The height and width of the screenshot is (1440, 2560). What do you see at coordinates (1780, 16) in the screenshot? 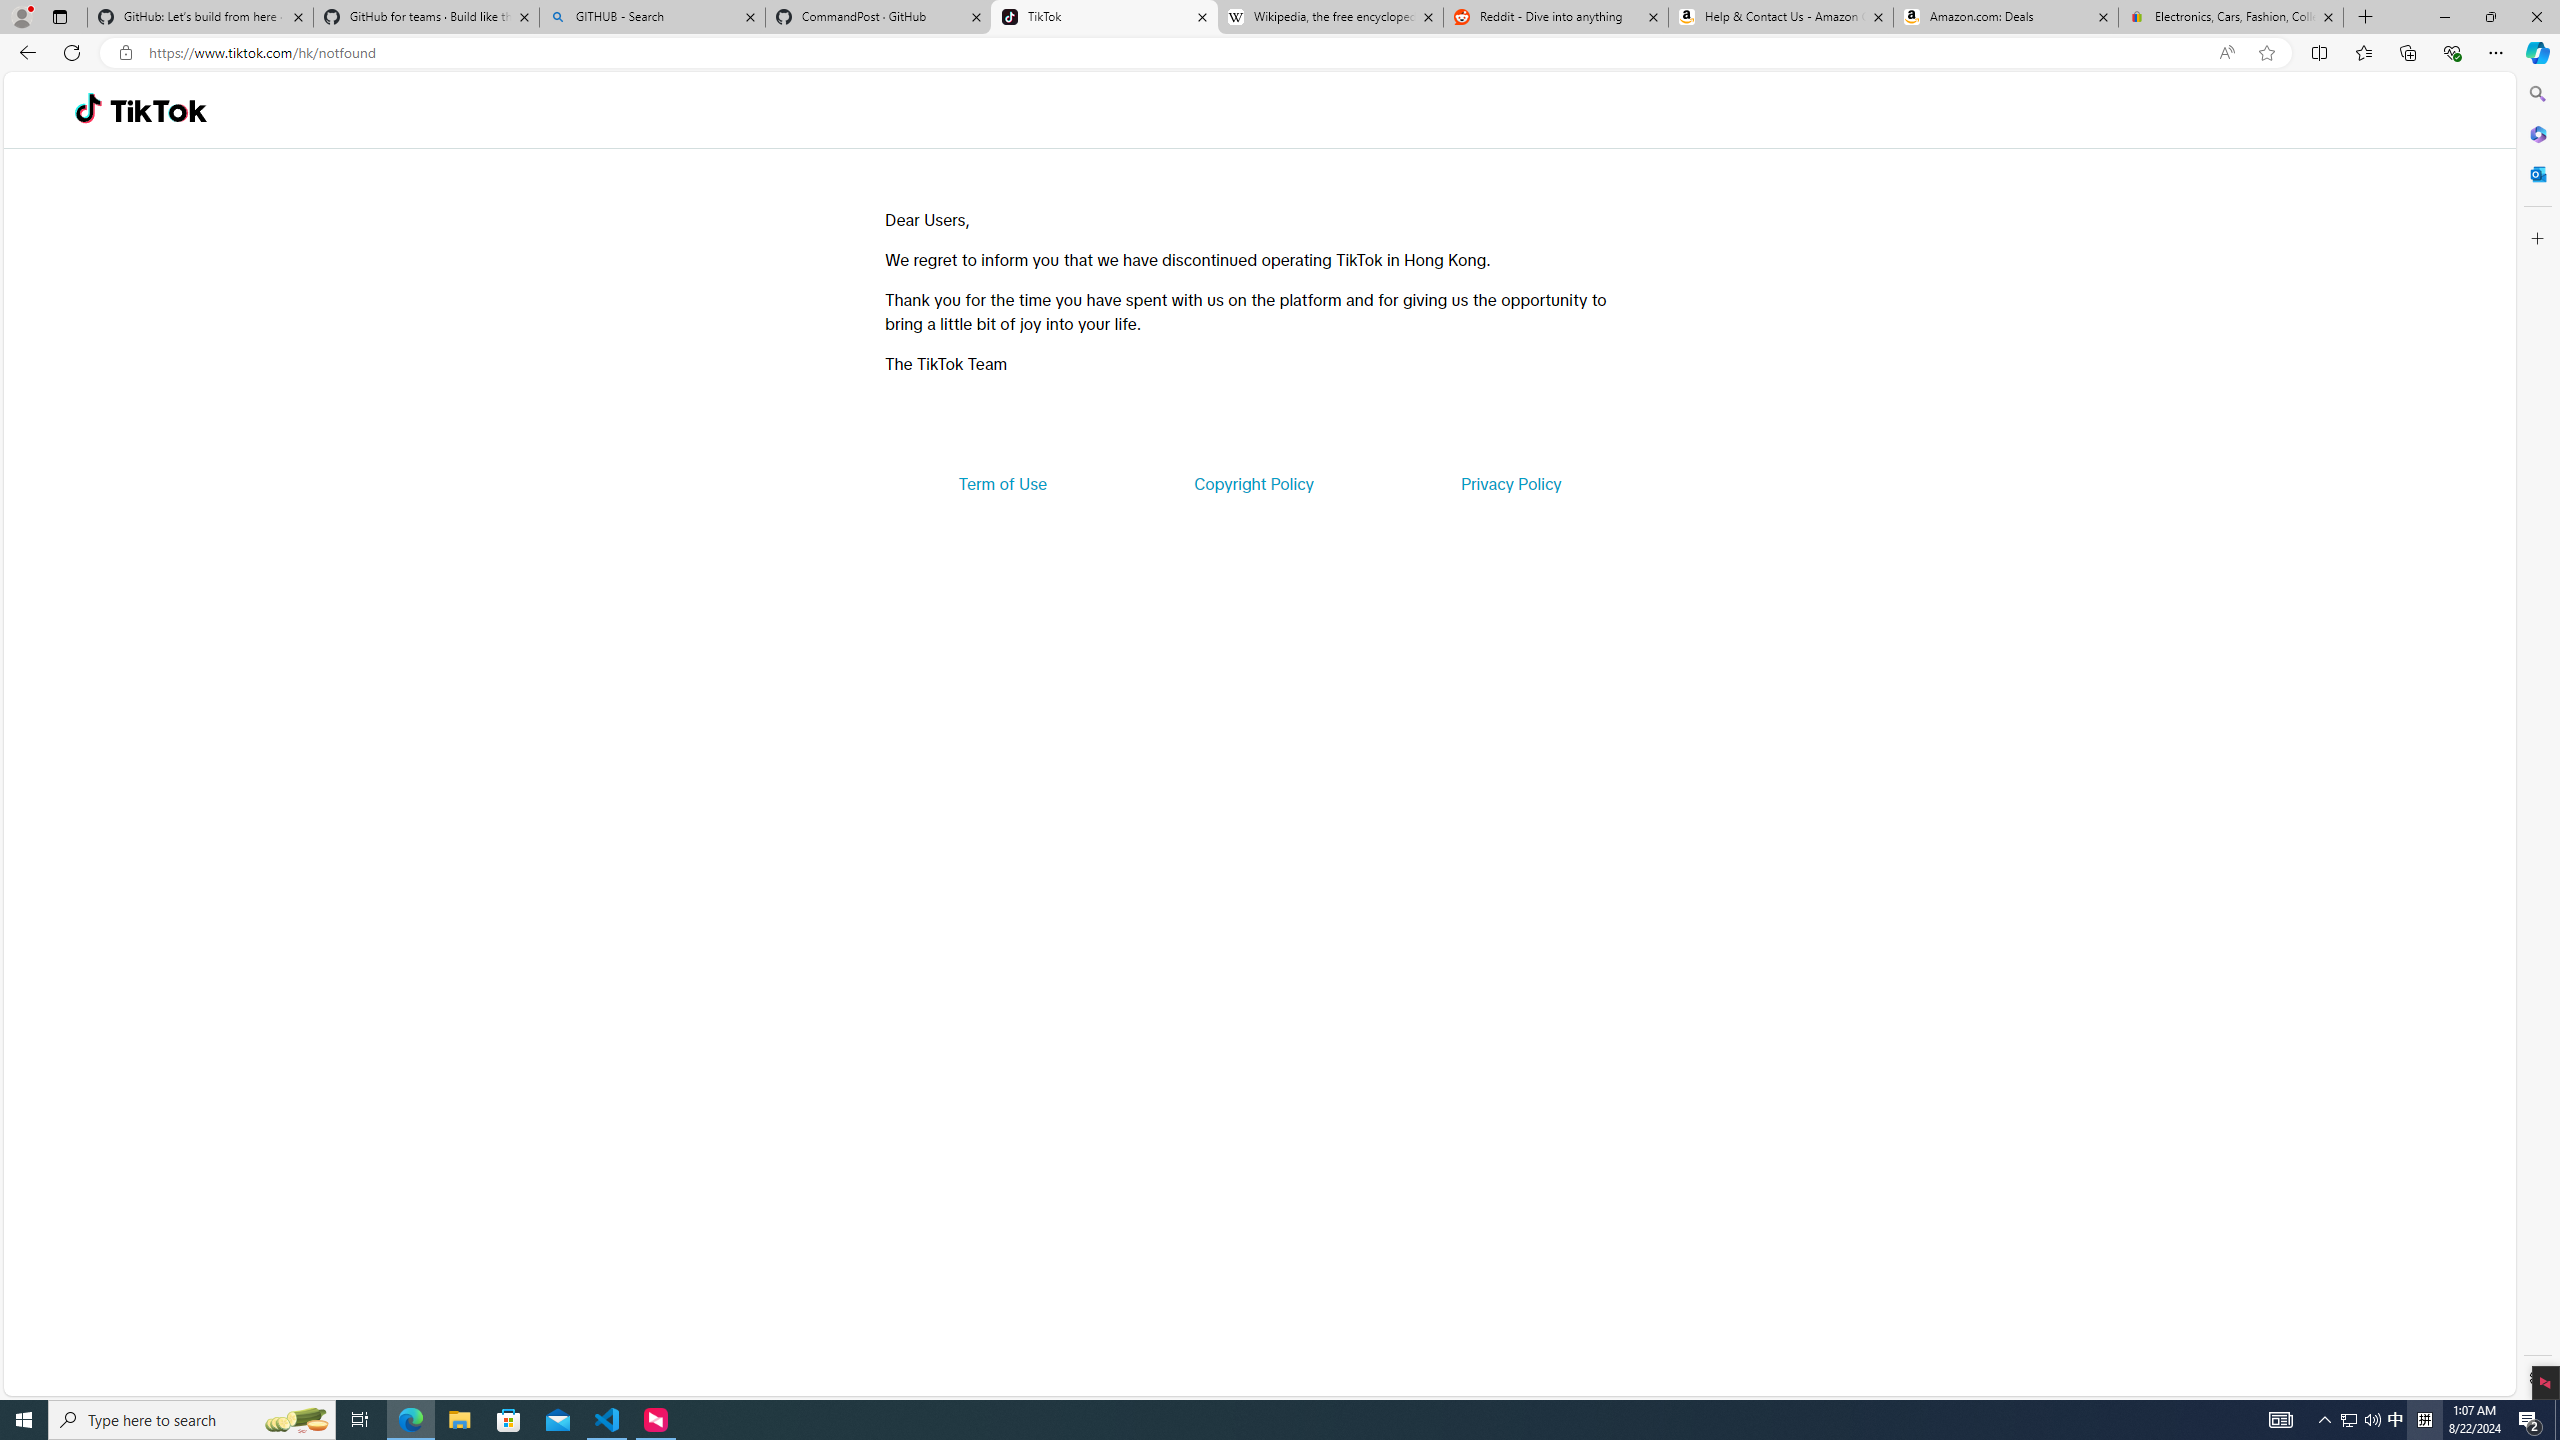
I see `'Help & Contact Us - Amazon Customer Service'` at bounding box center [1780, 16].